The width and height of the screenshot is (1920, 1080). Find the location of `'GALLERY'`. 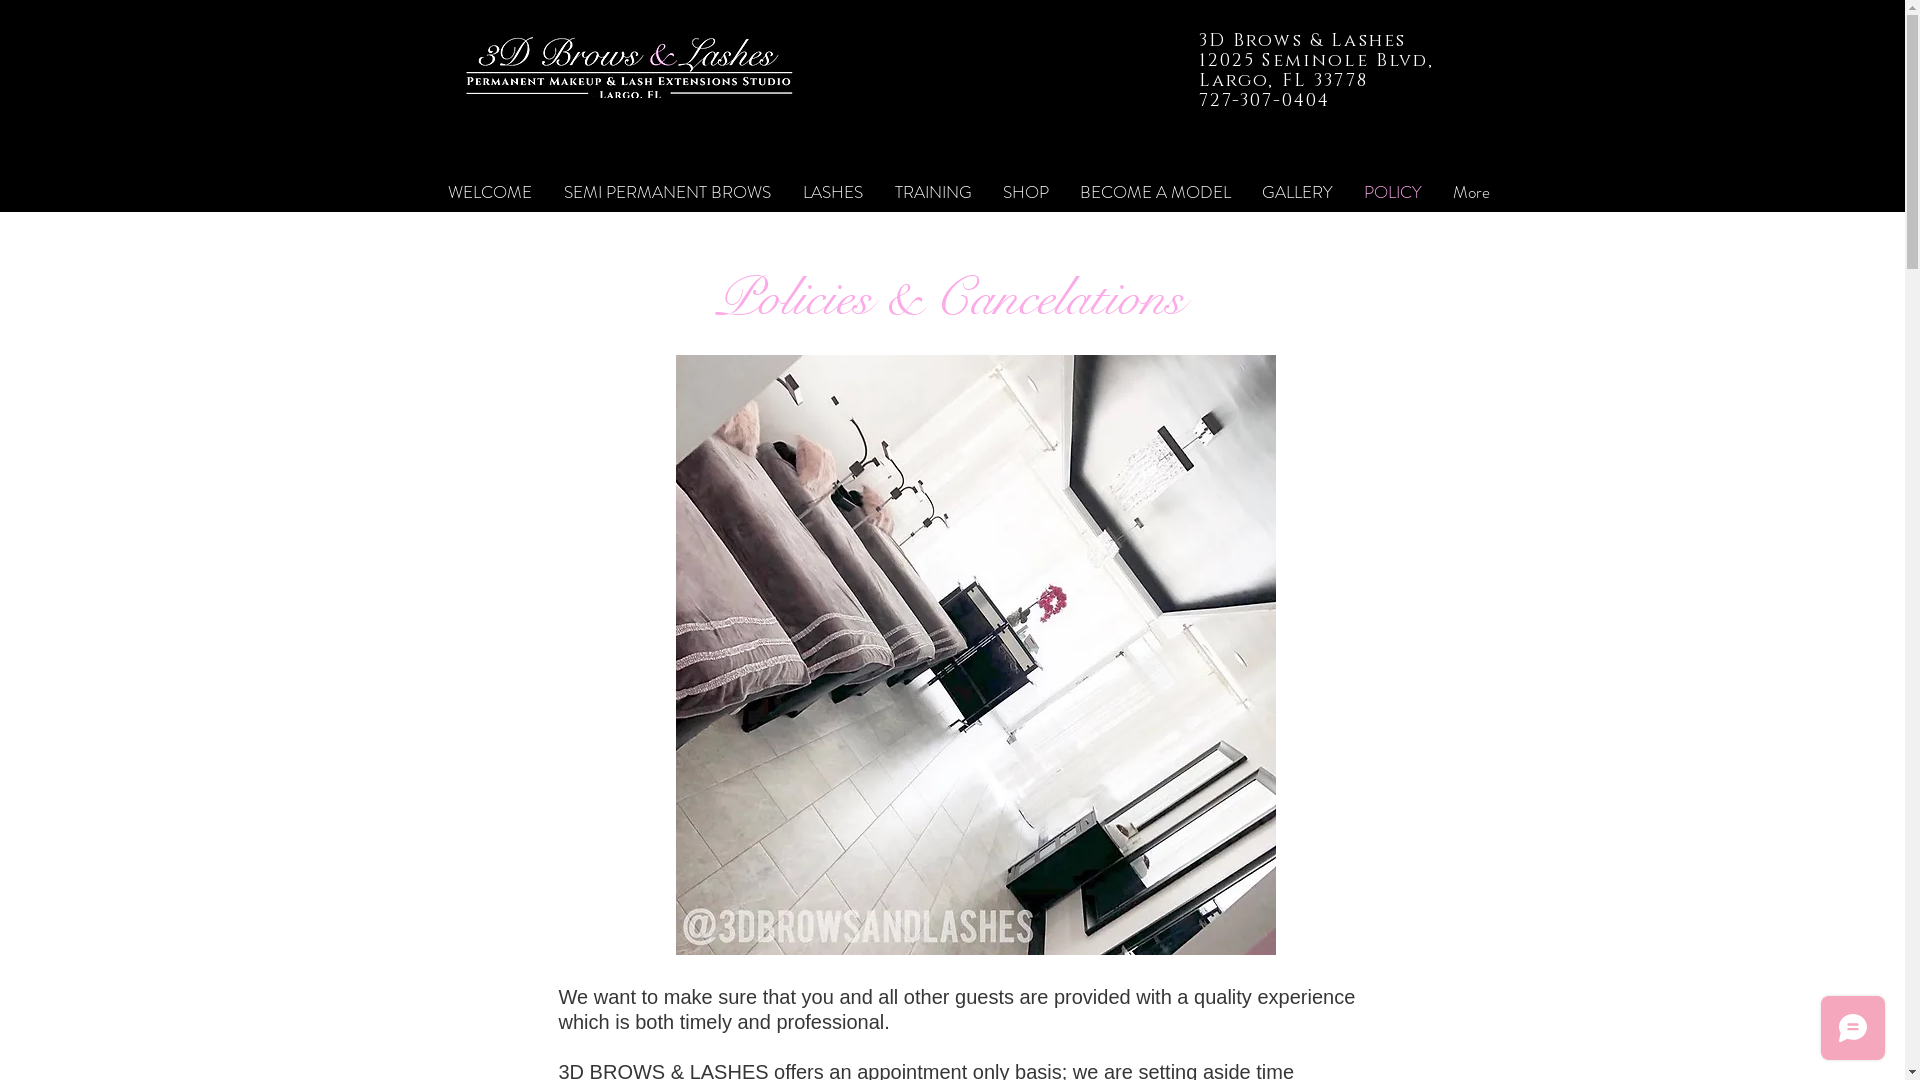

'GALLERY' is located at coordinates (1296, 192).